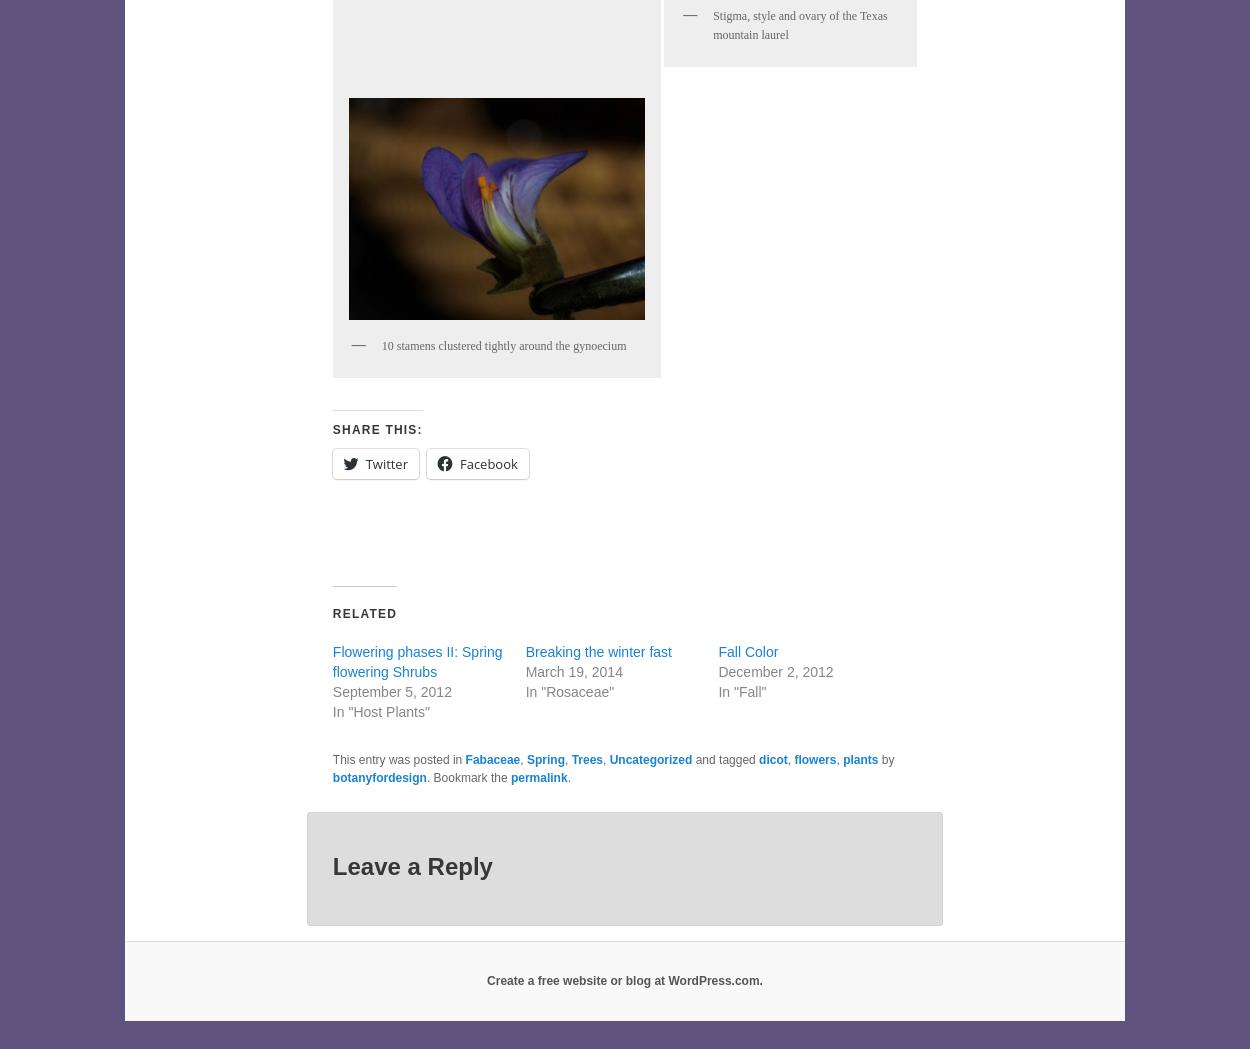  What do you see at coordinates (363, 613) in the screenshot?
I see `'Related'` at bounding box center [363, 613].